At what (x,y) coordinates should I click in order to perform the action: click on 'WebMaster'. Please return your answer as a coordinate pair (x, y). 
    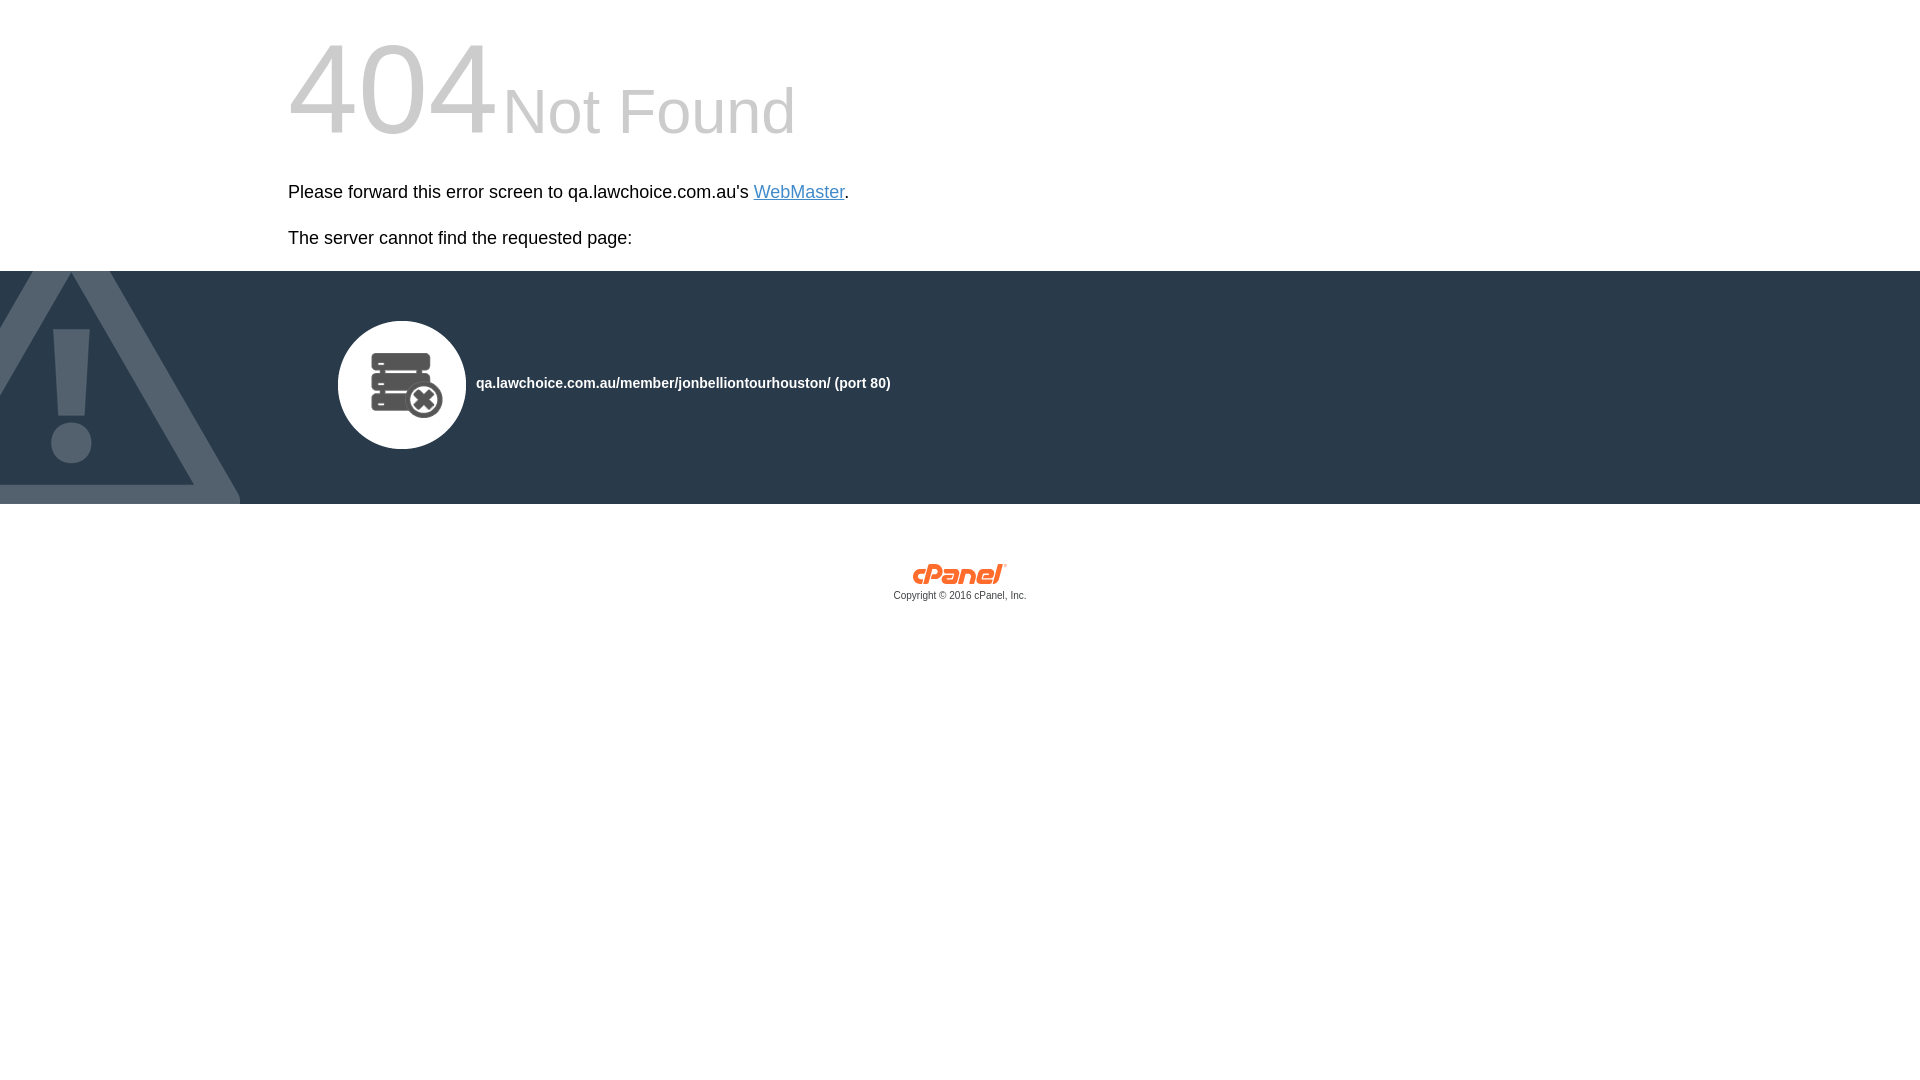
    Looking at the image, I should click on (752, 192).